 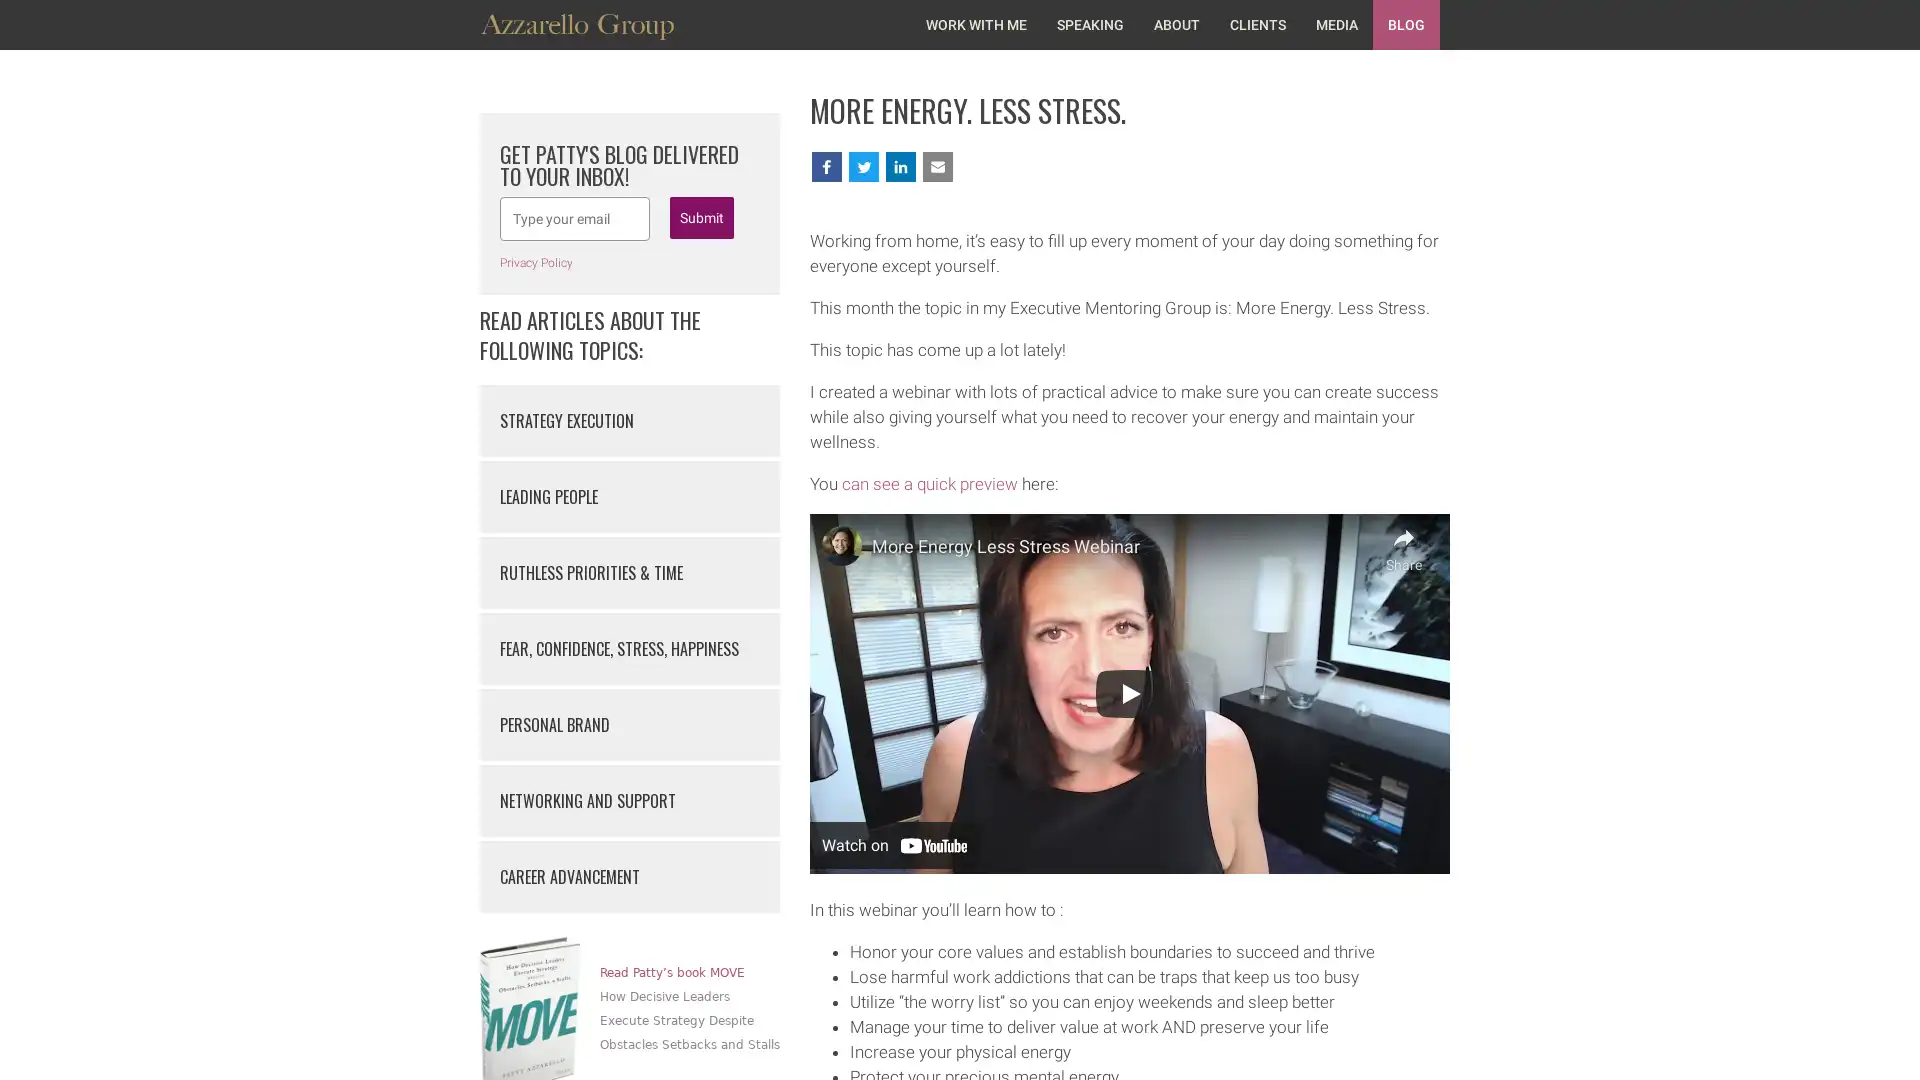 What do you see at coordinates (863, 165) in the screenshot?
I see `Share to Facebook Facebook` at bounding box center [863, 165].